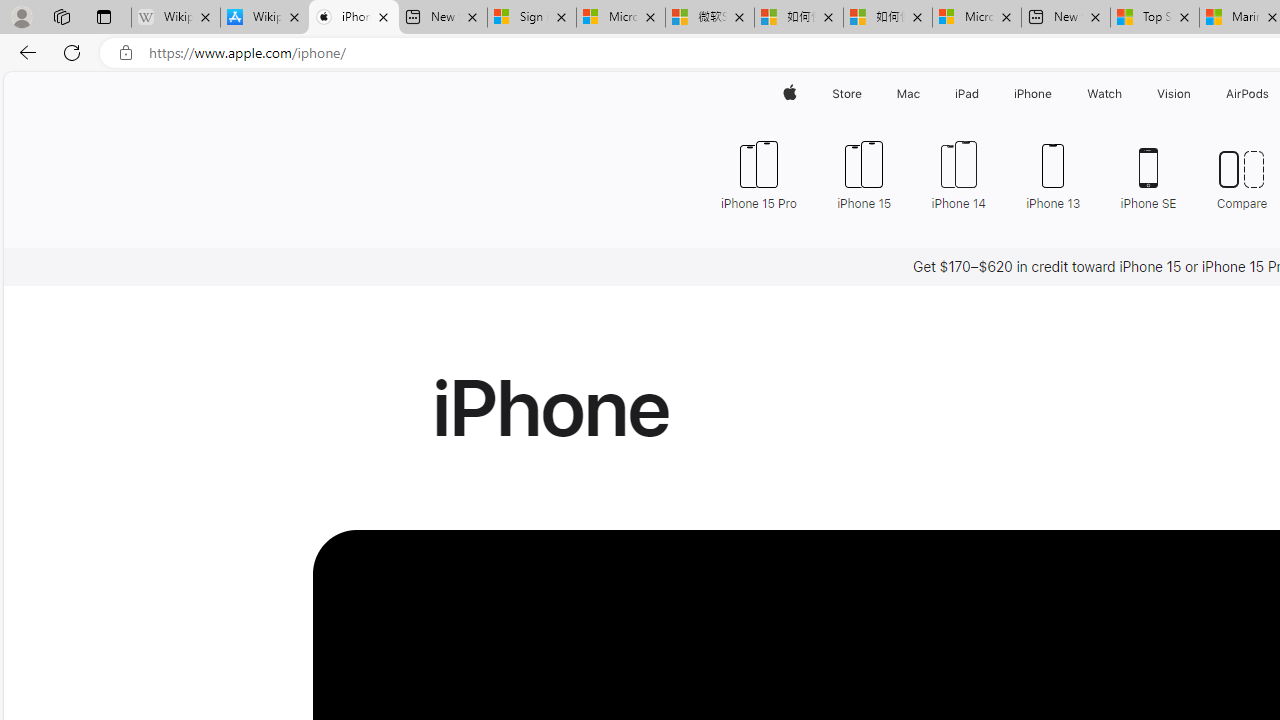  Describe the element at coordinates (864, 172) in the screenshot. I see `'iPhone 15'` at that location.